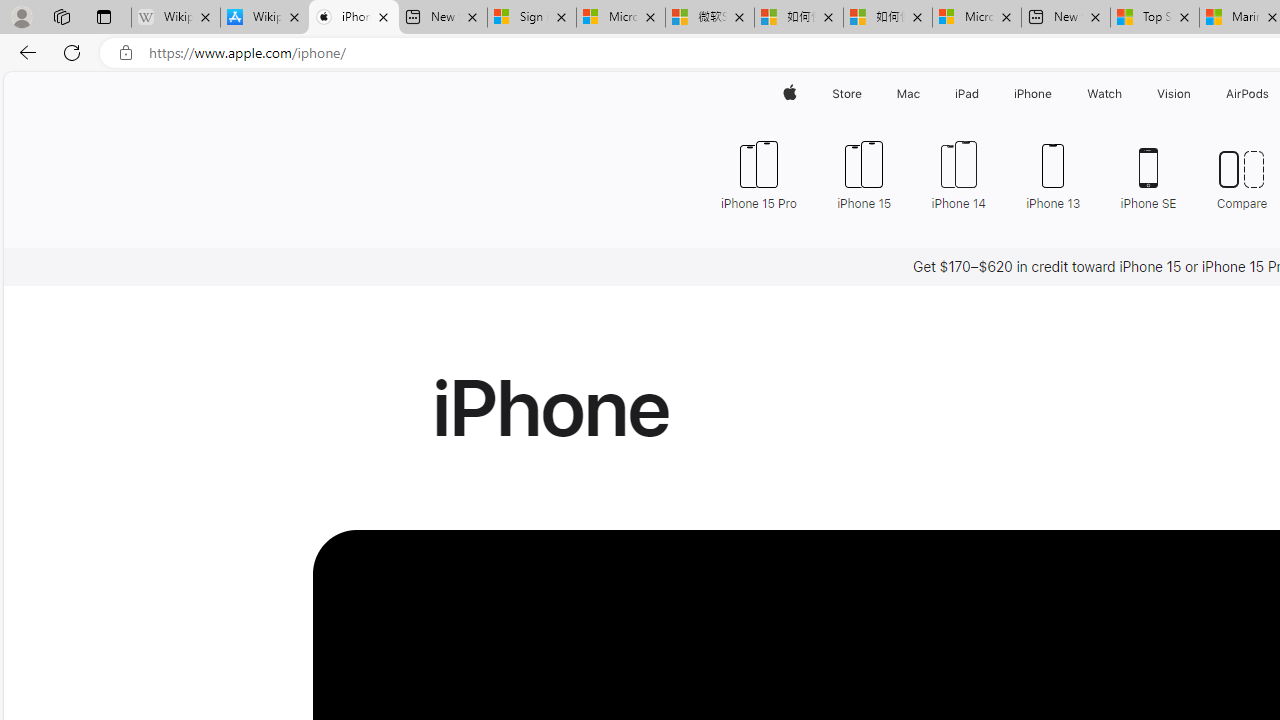  Describe the element at coordinates (864, 172) in the screenshot. I see `'iPhone 15'` at that location.